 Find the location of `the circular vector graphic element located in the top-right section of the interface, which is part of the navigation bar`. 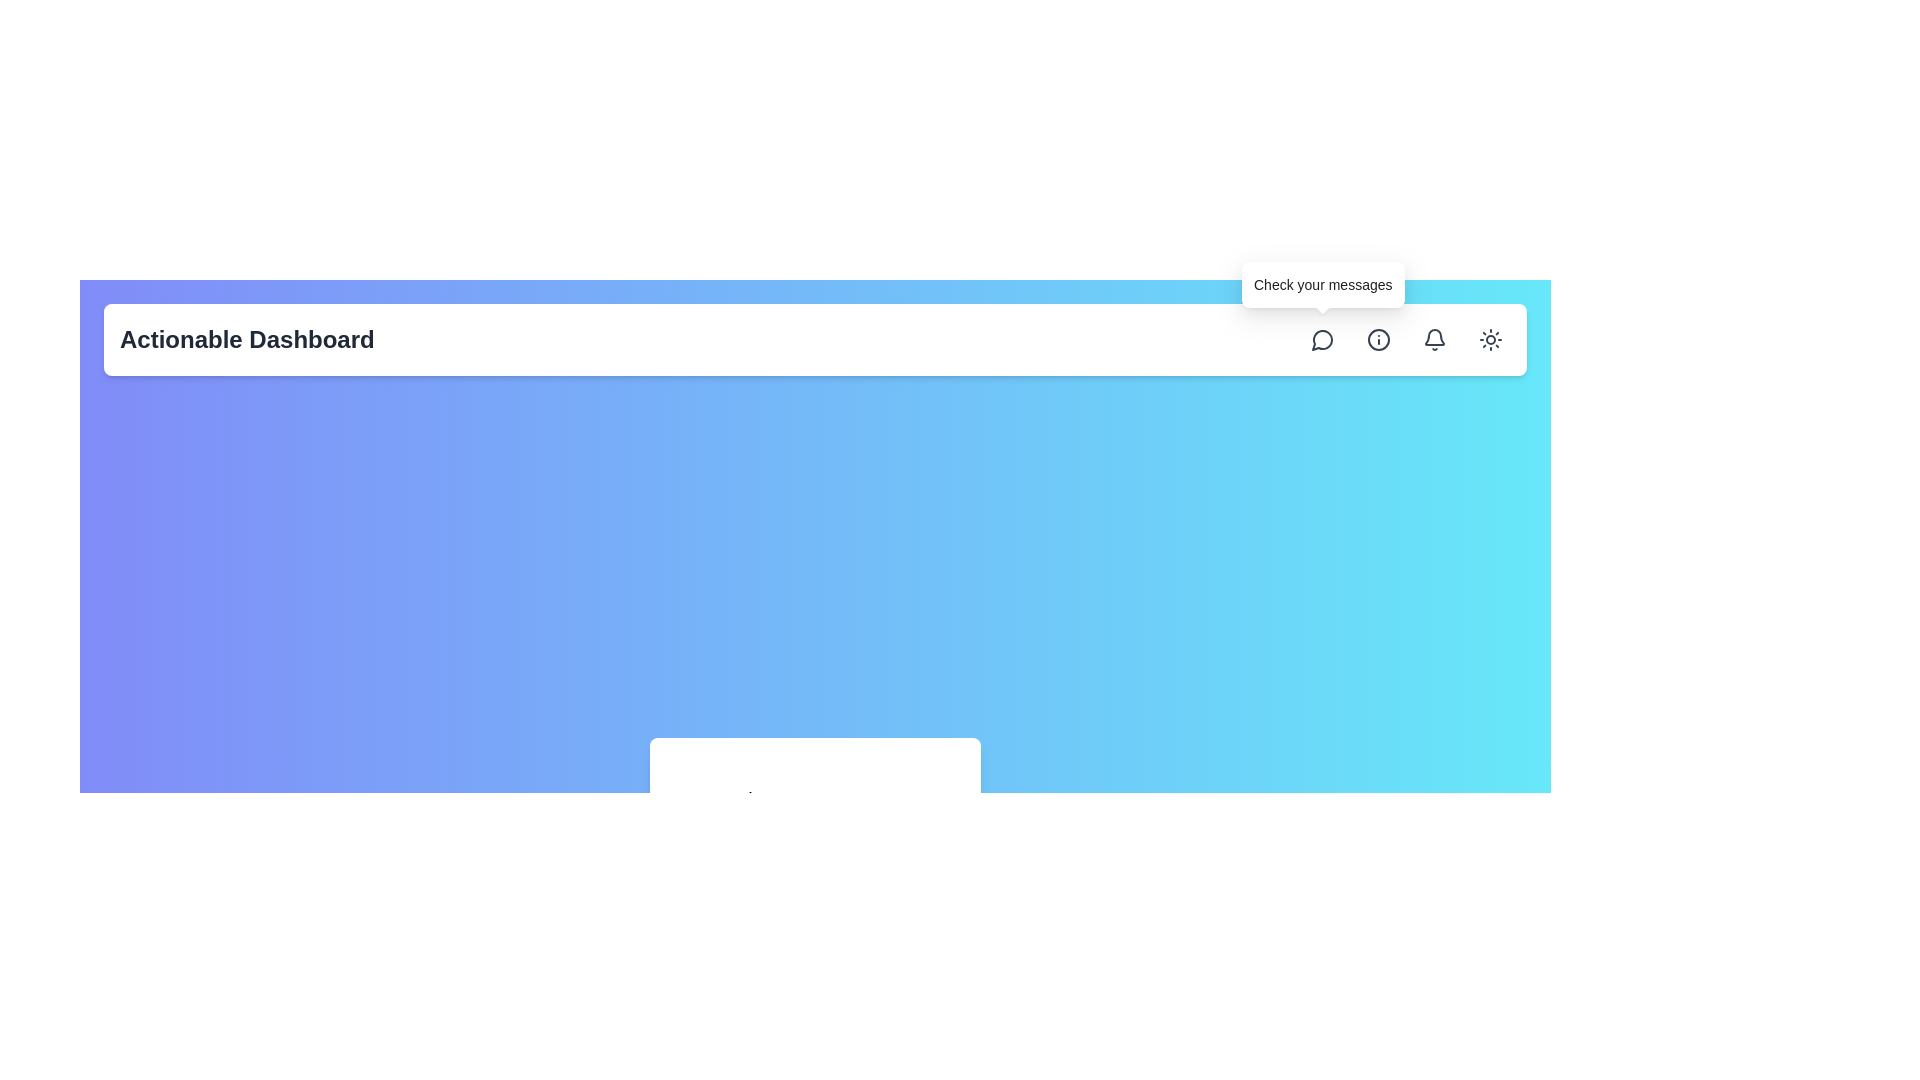

the circular vector graphic element located in the top-right section of the interface, which is part of the navigation bar is located at coordinates (1377, 338).